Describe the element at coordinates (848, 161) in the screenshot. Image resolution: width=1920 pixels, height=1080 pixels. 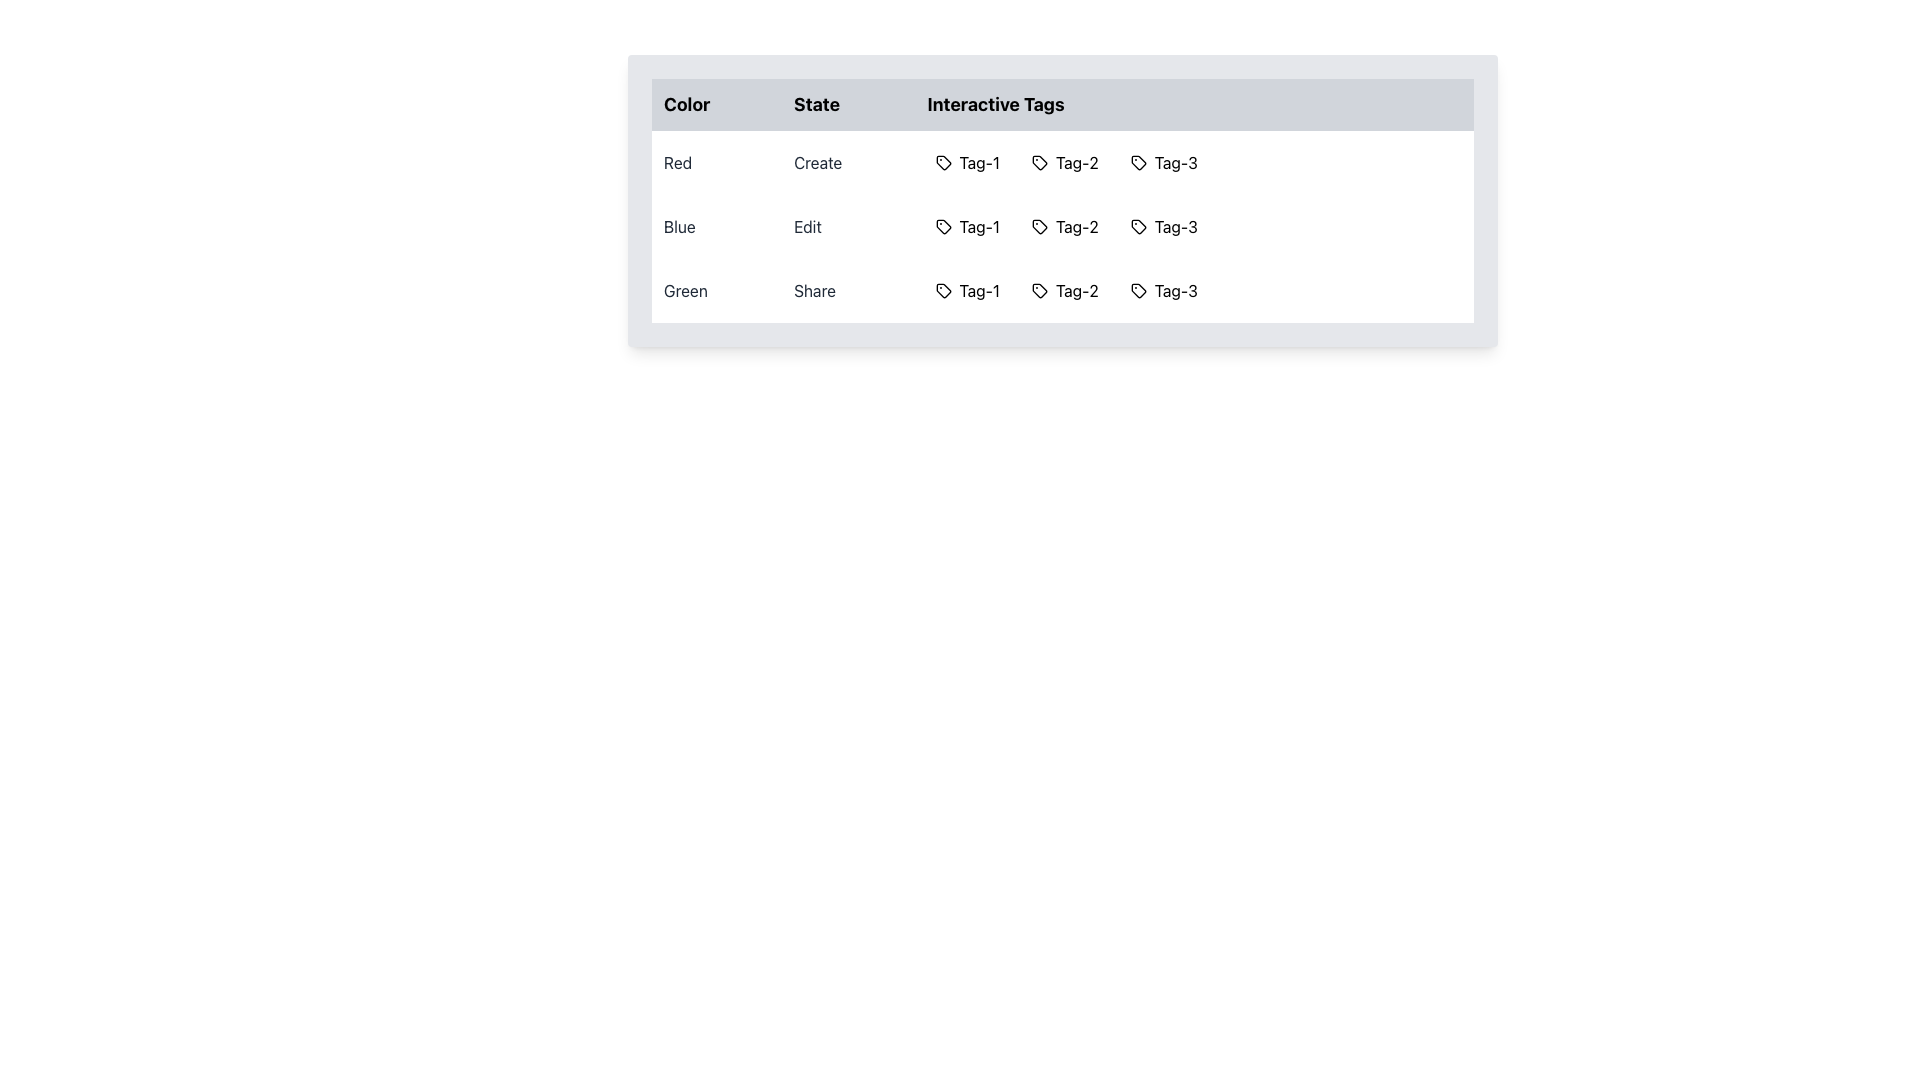
I see `the static text label 'Create' styled in gray under the 'State' column, next to 'Red' in the 'Color' column` at that location.